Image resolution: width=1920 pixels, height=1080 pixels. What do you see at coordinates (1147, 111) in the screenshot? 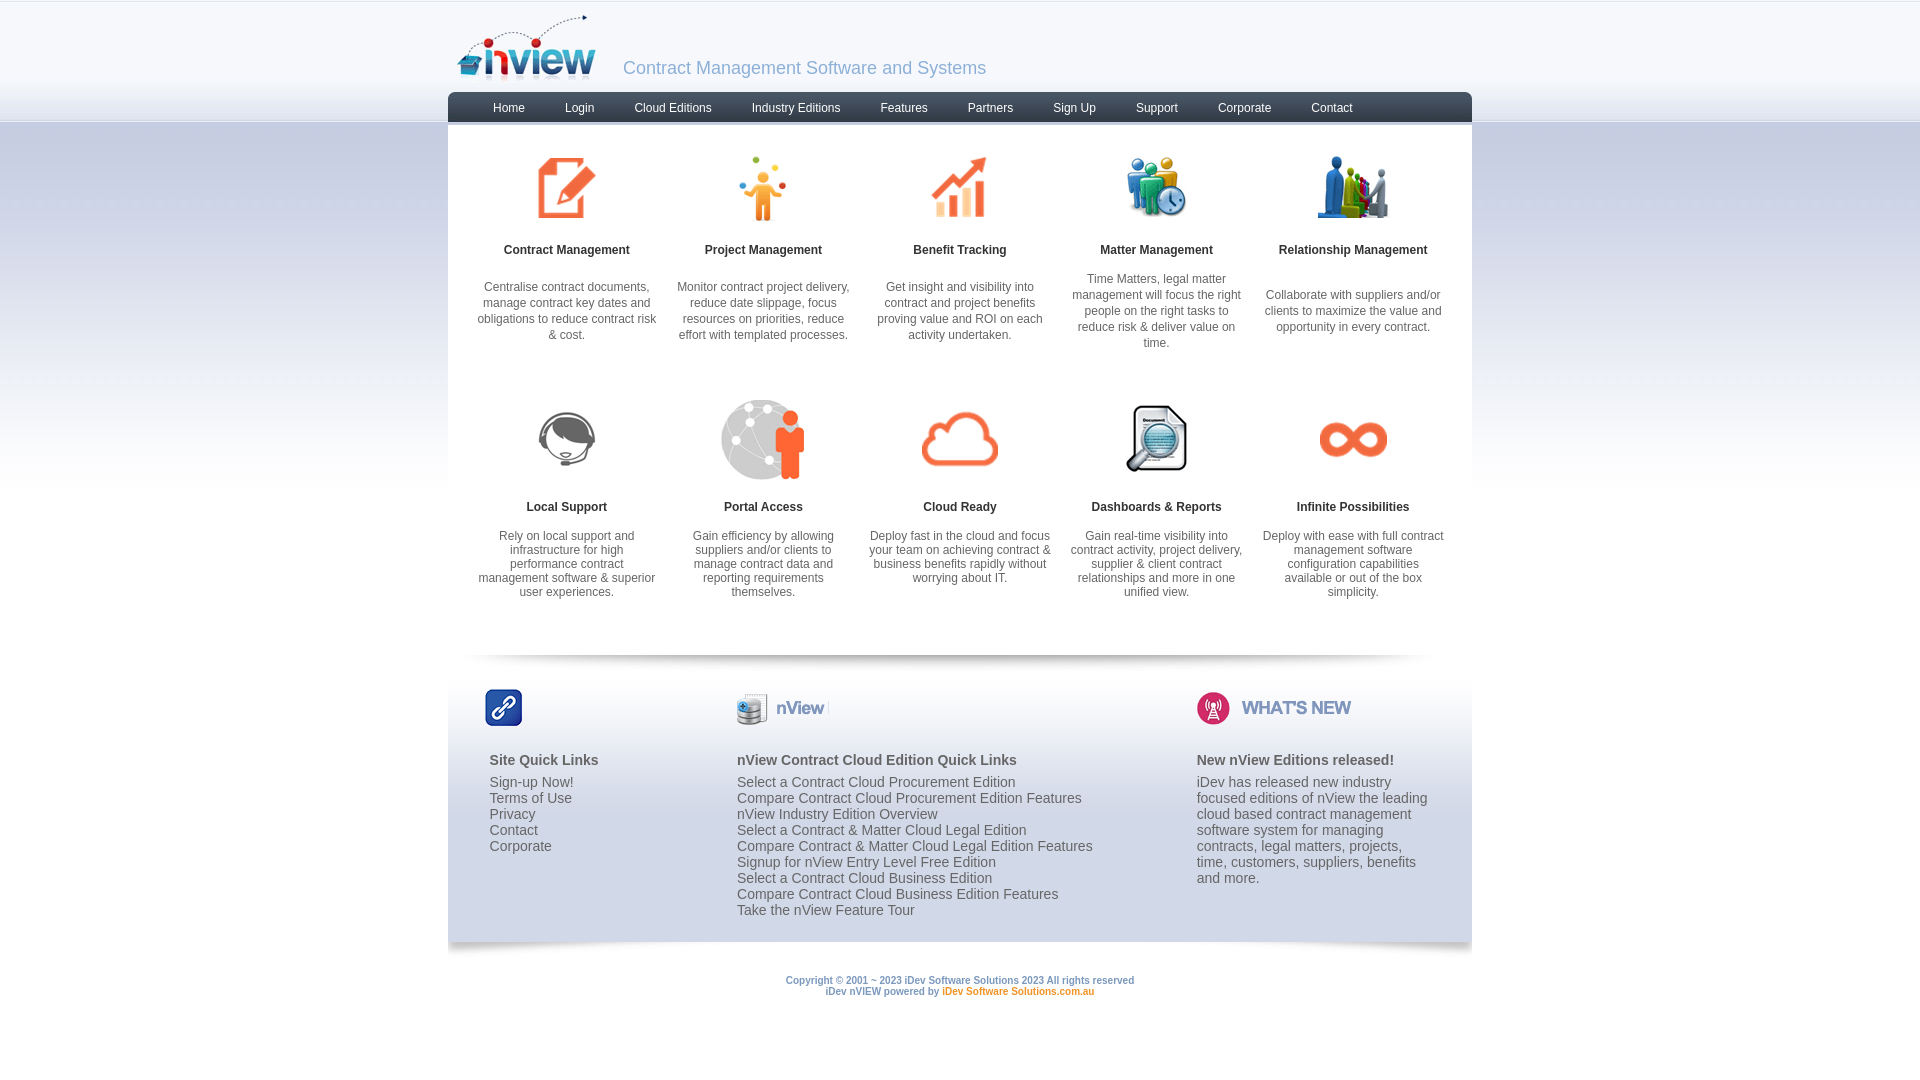
I see `'Support'` at bounding box center [1147, 111].